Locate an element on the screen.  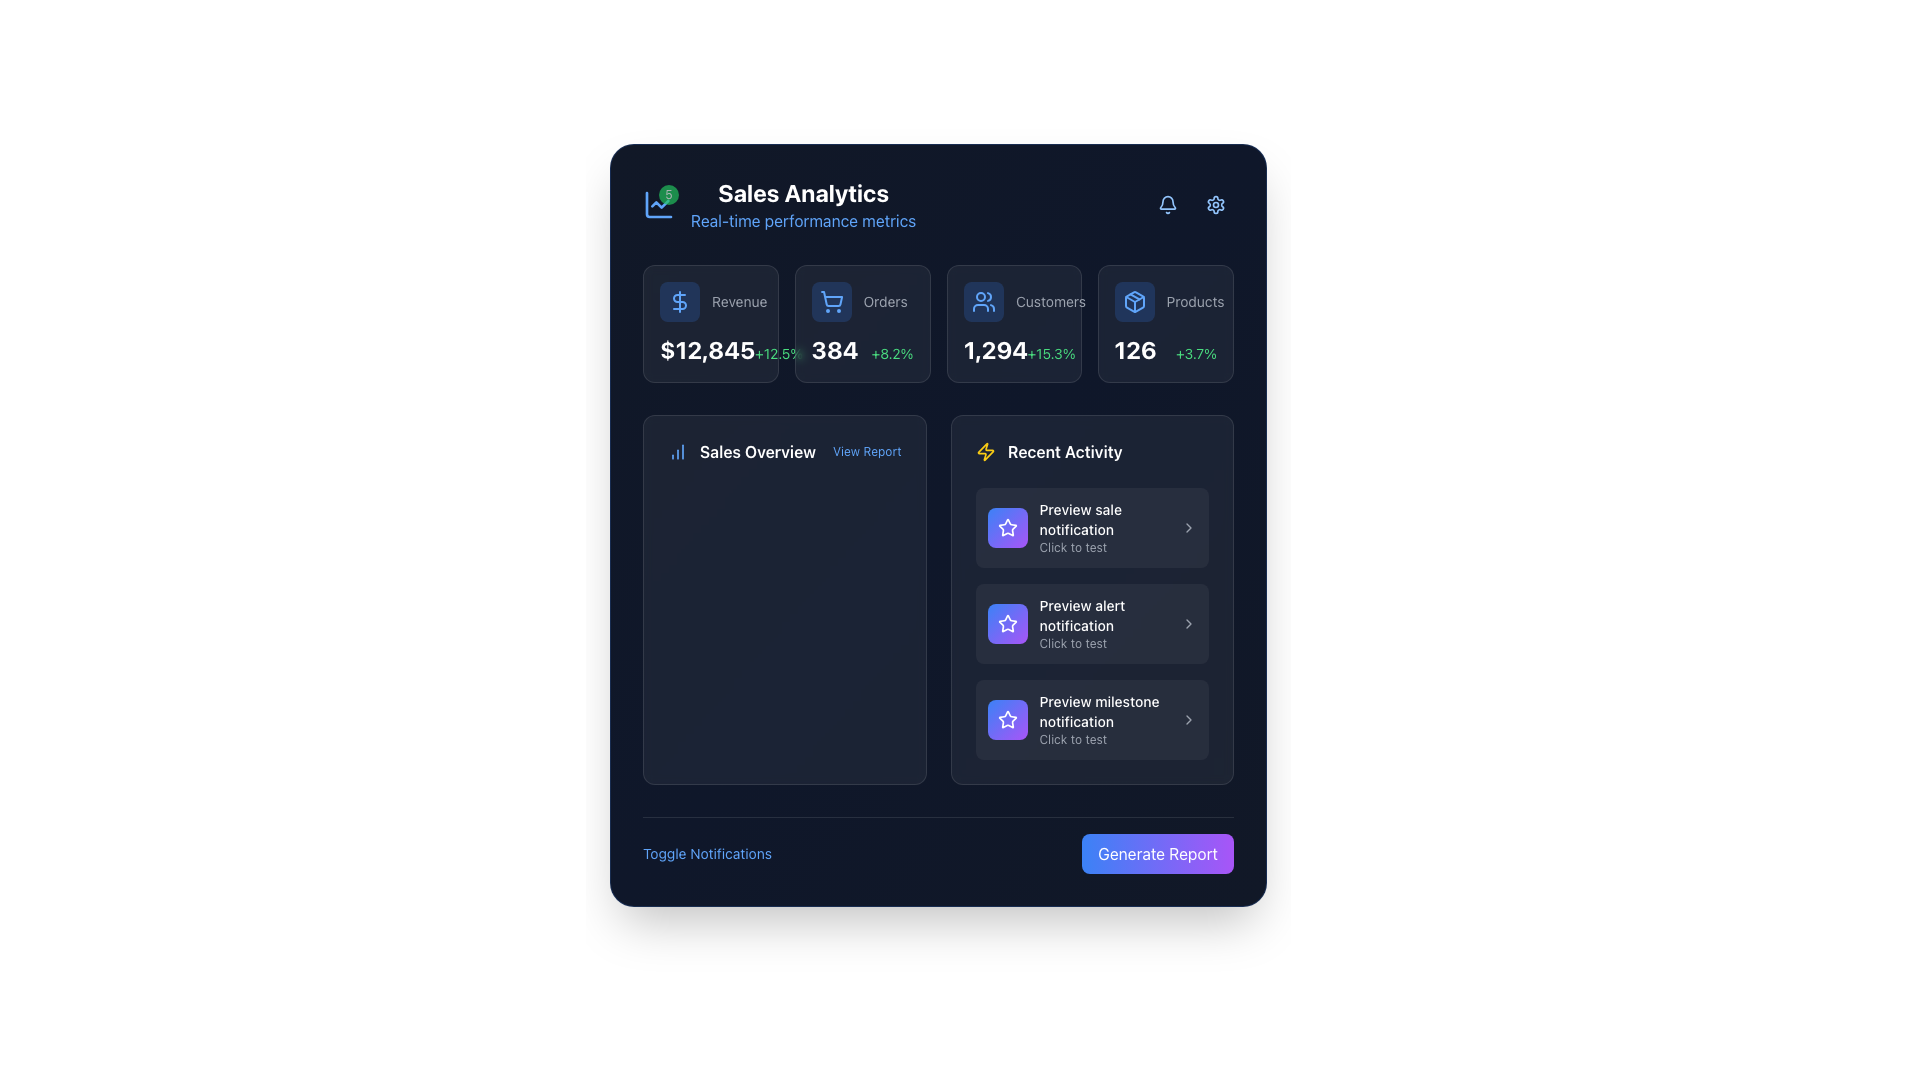
the three-dimensional box icon located in the top-right section of the 'Products' card, which is styled minimally with visible edges and lines is located at coordinates (1135, 301).